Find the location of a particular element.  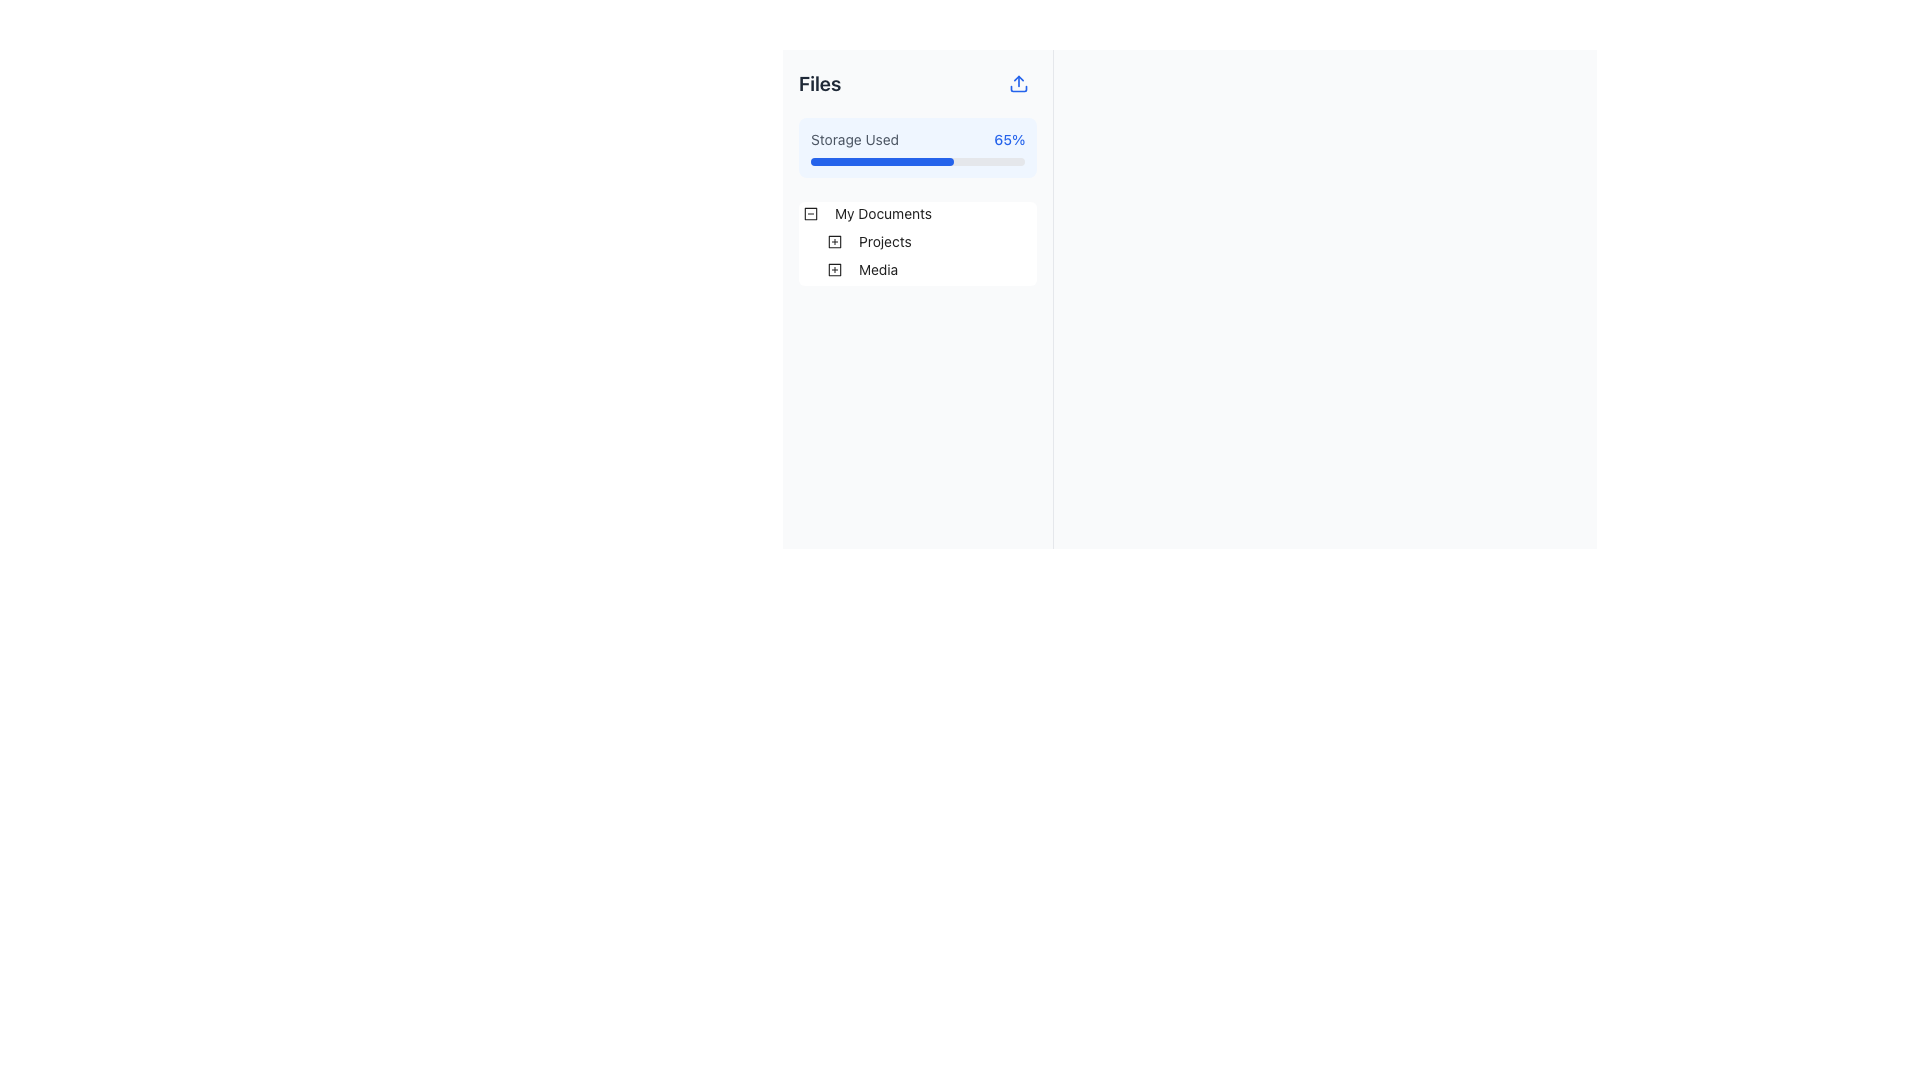

the 'My Documents' tree node item is located at coordinates (882, 213).